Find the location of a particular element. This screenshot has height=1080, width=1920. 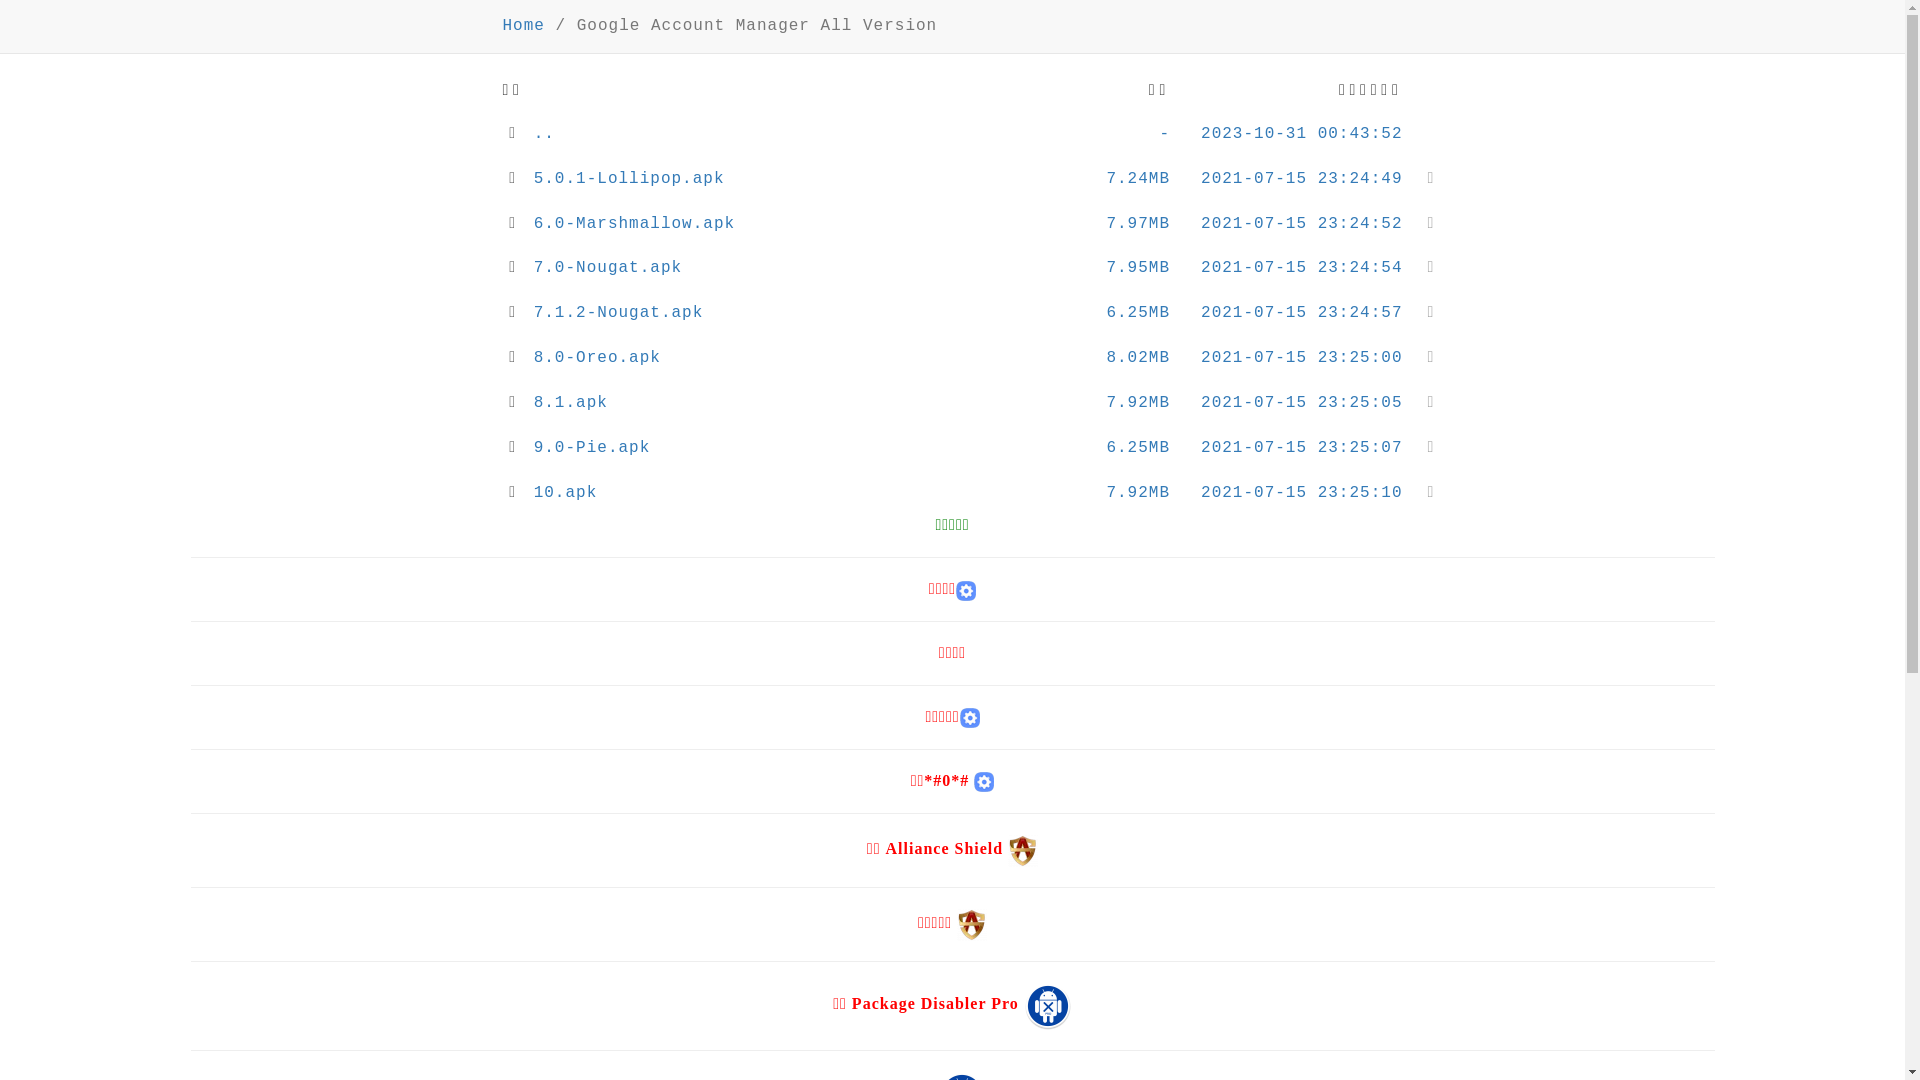

'6.0-Marshmallow.apk is located at coordinates (952, 224).